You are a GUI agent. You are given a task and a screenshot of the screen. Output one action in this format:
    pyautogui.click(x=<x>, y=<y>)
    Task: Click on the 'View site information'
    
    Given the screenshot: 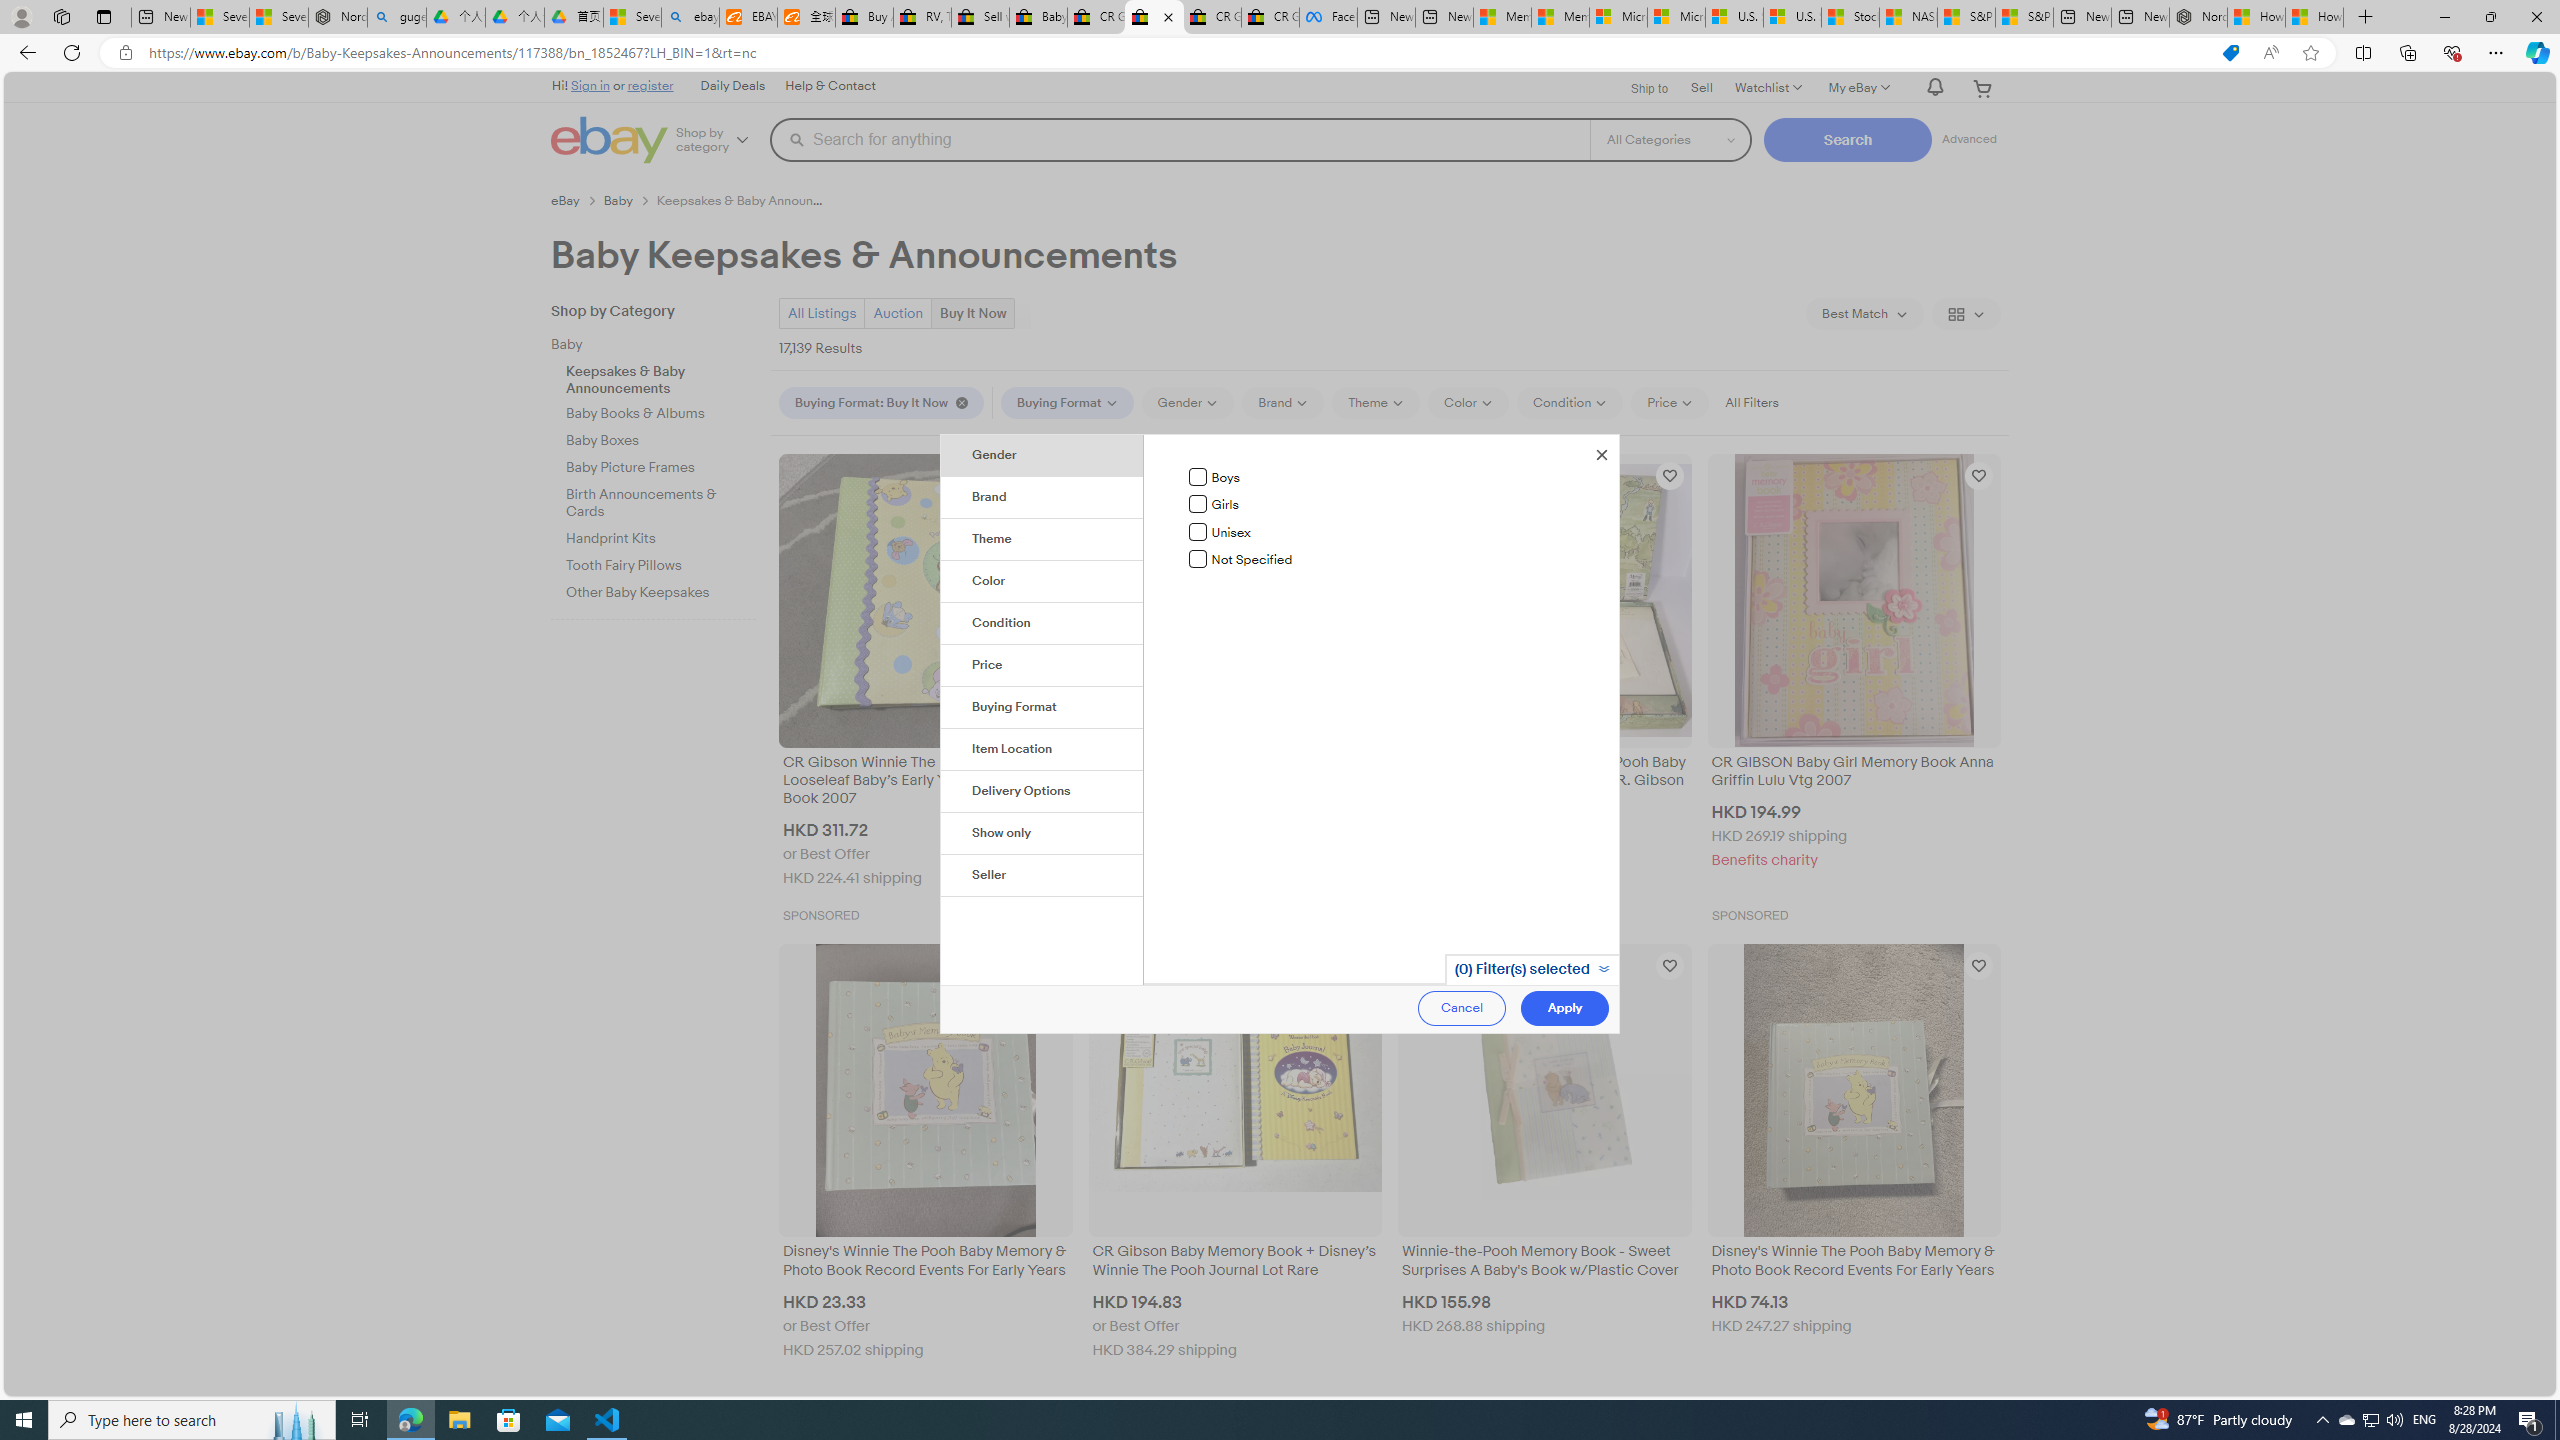 What is the action you would take?
    pyautogui.click(x=125, y=53)
    